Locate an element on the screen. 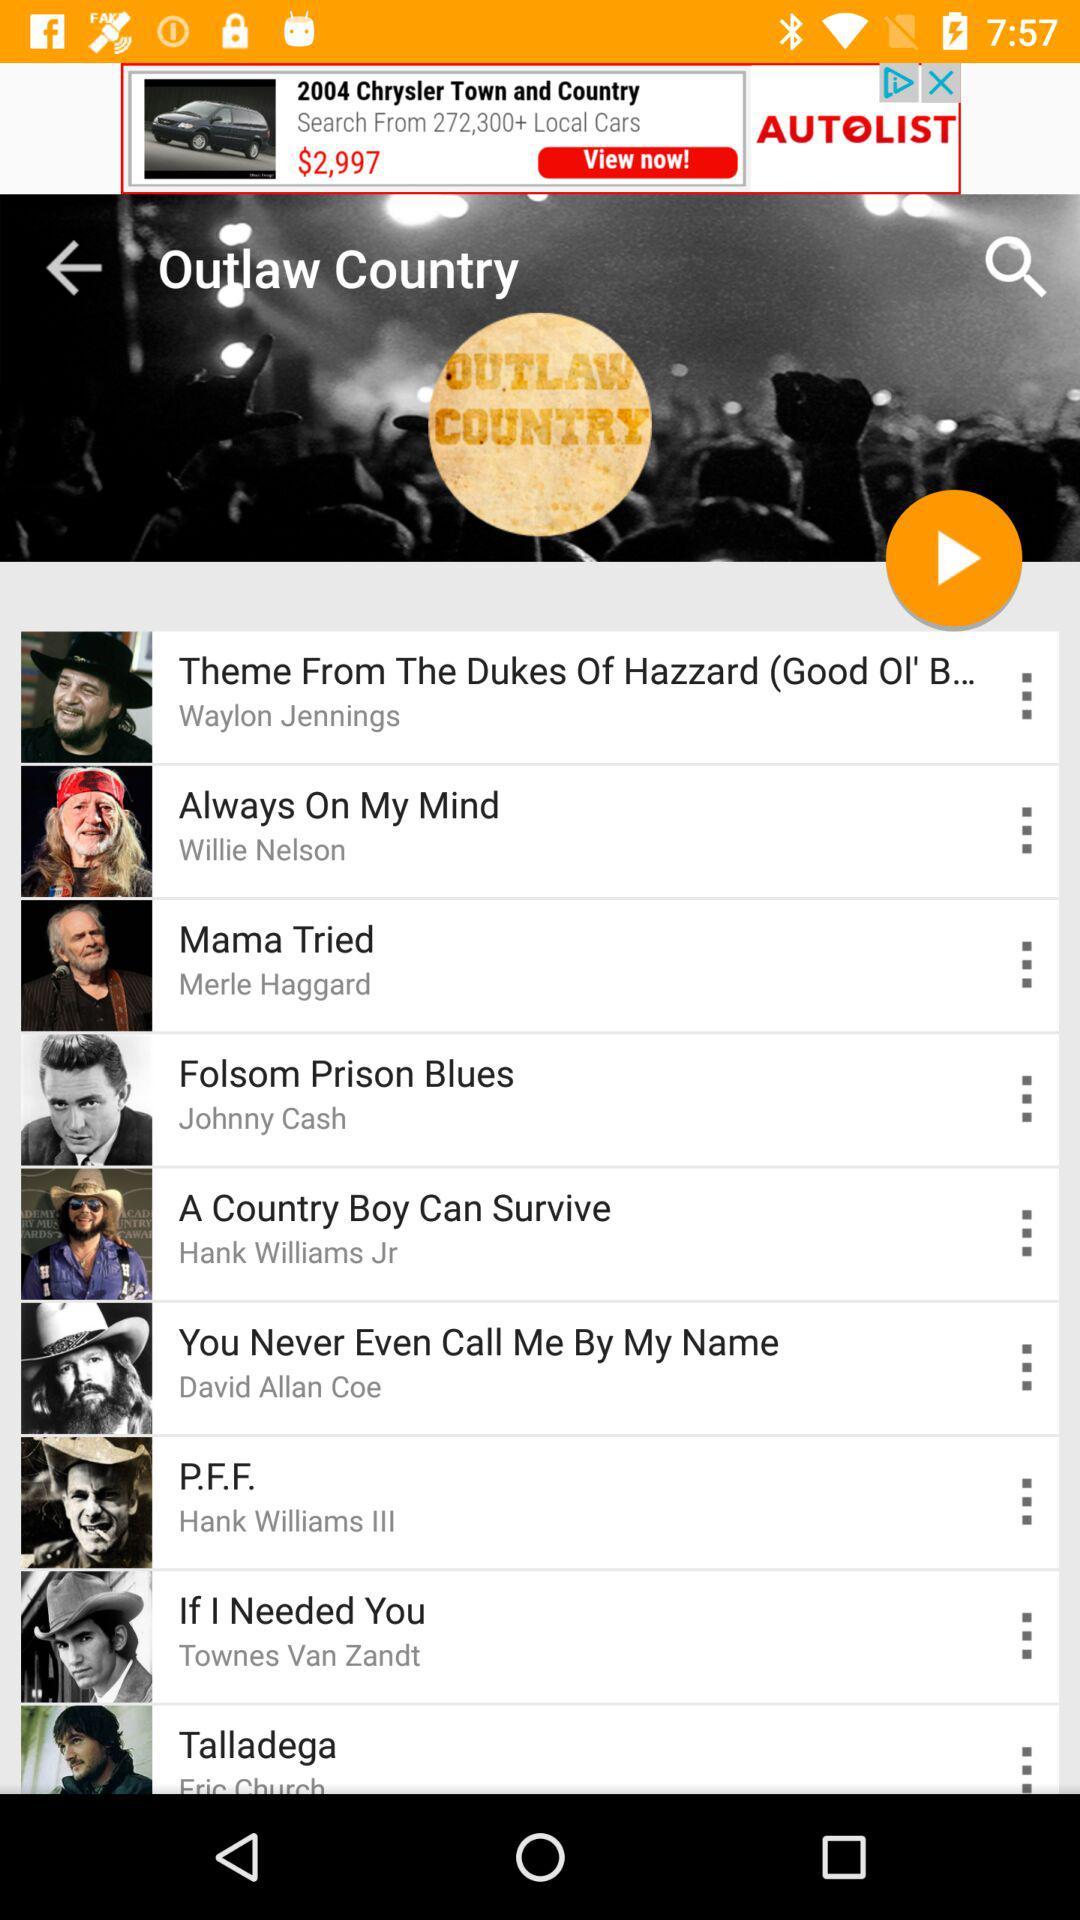 The width and height of the screenshot is (1080, 1920). options of p.f.f is located at coordinates (1027, 1502).